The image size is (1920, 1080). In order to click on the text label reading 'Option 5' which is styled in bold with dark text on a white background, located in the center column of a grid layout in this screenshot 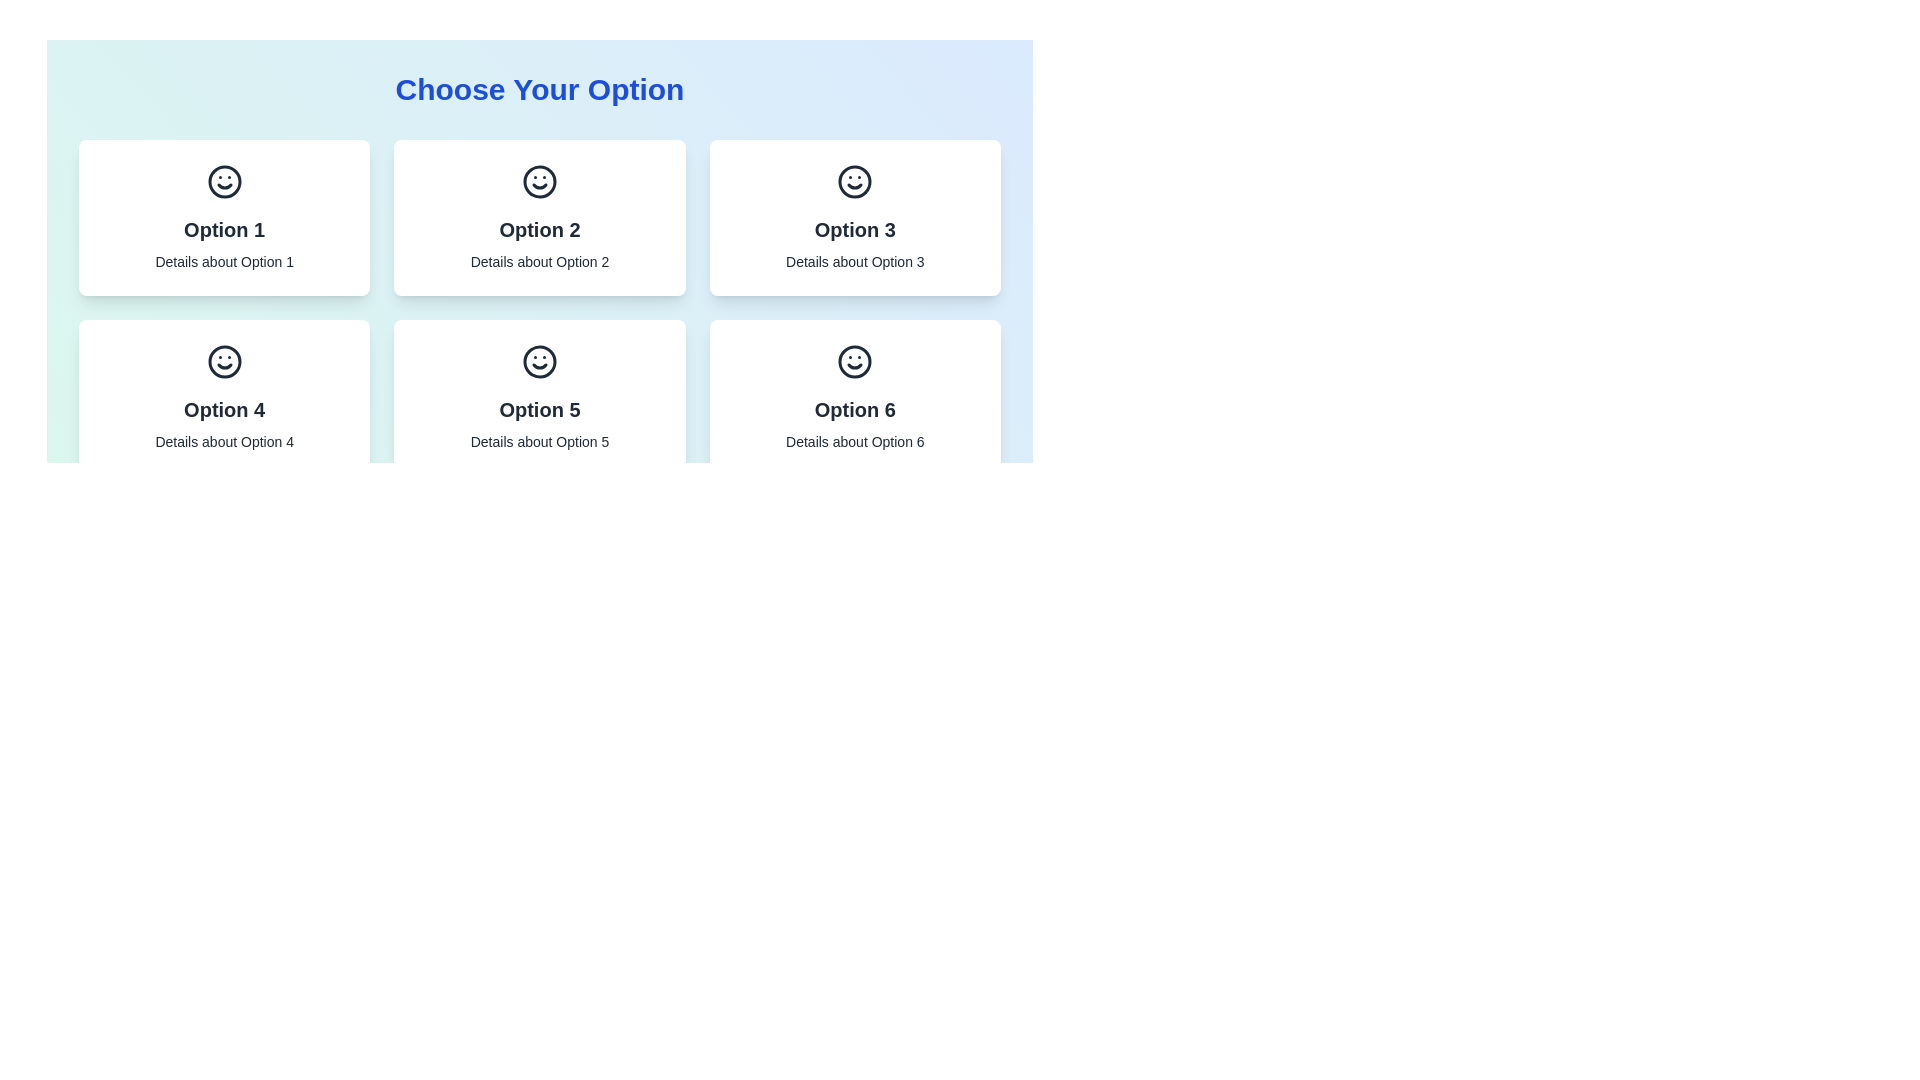, I will do `click(539, 408)`.